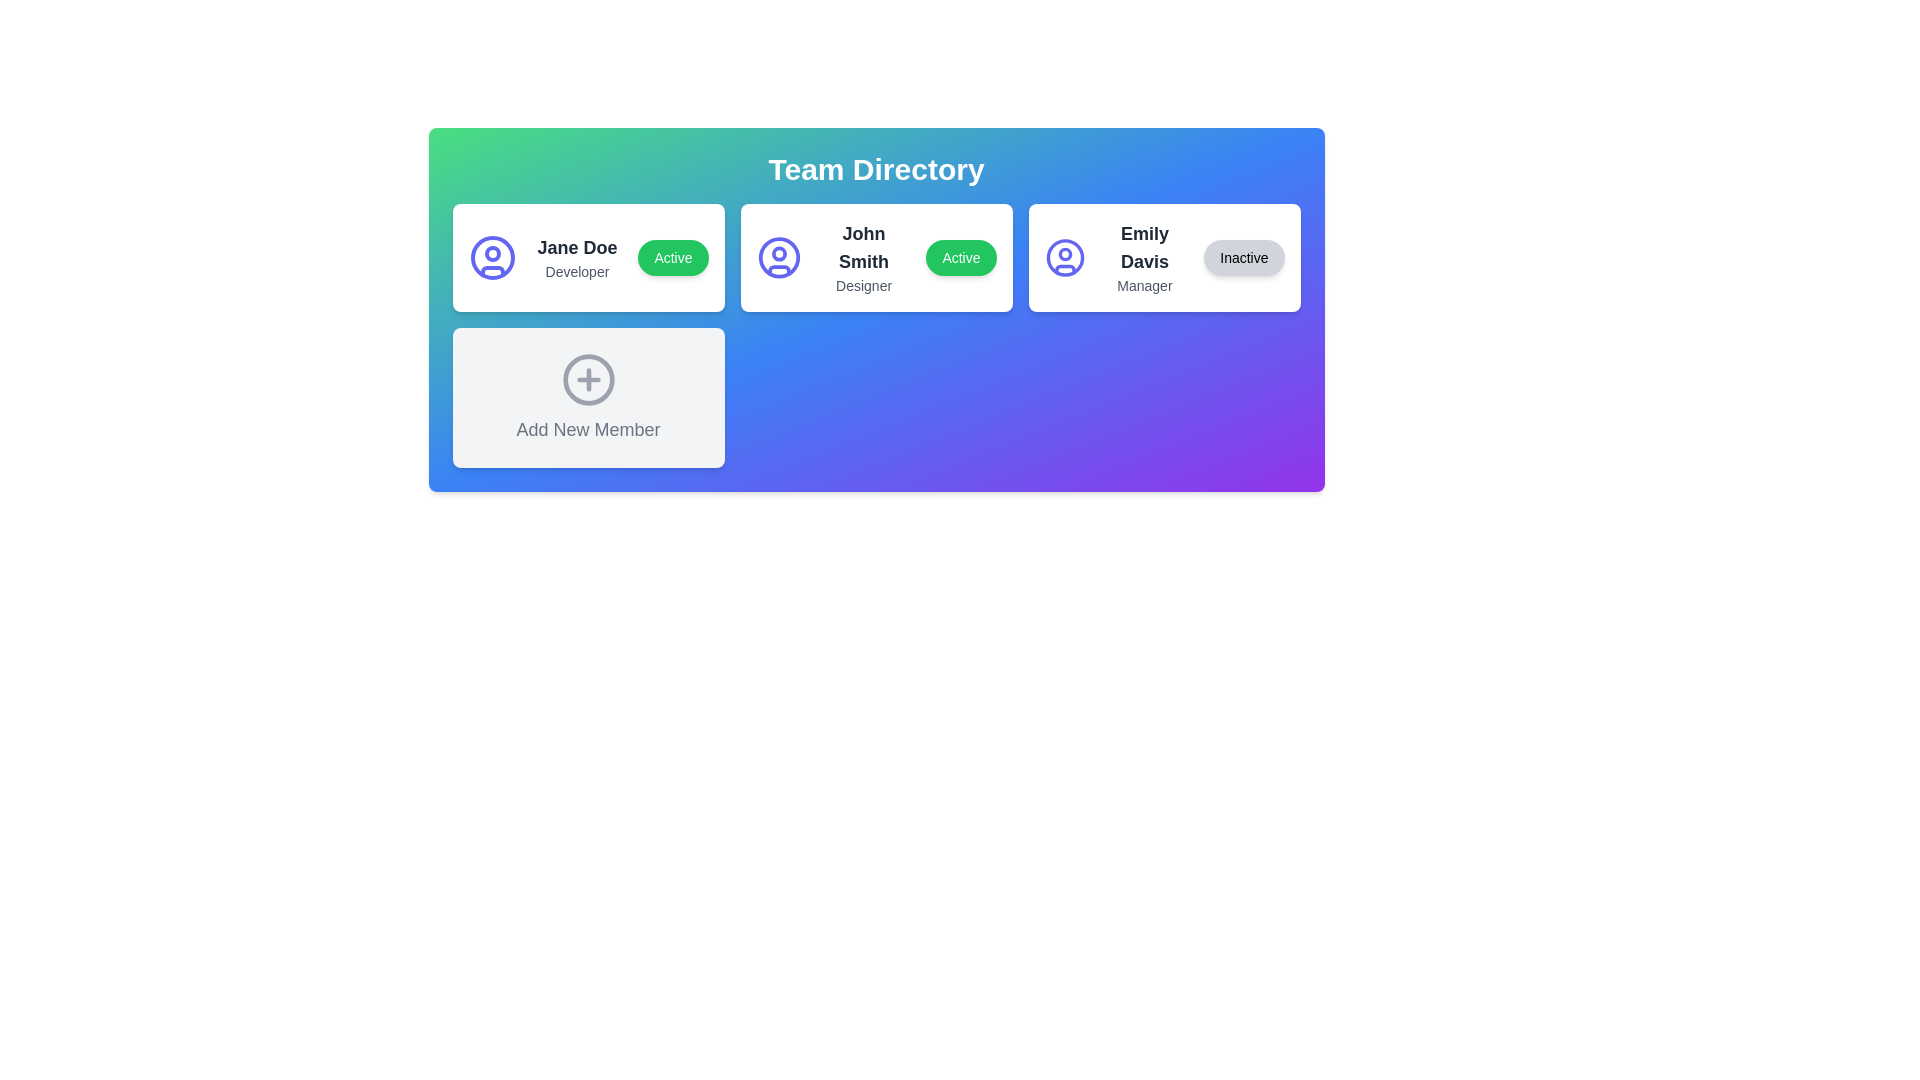 This screenshot has height=1080, width=1920. Describe the element at coordinates (587, 380) in the screenshot. I see `the plus icon button located at the bottom-left of the 'Team Directory' interface` at that location.